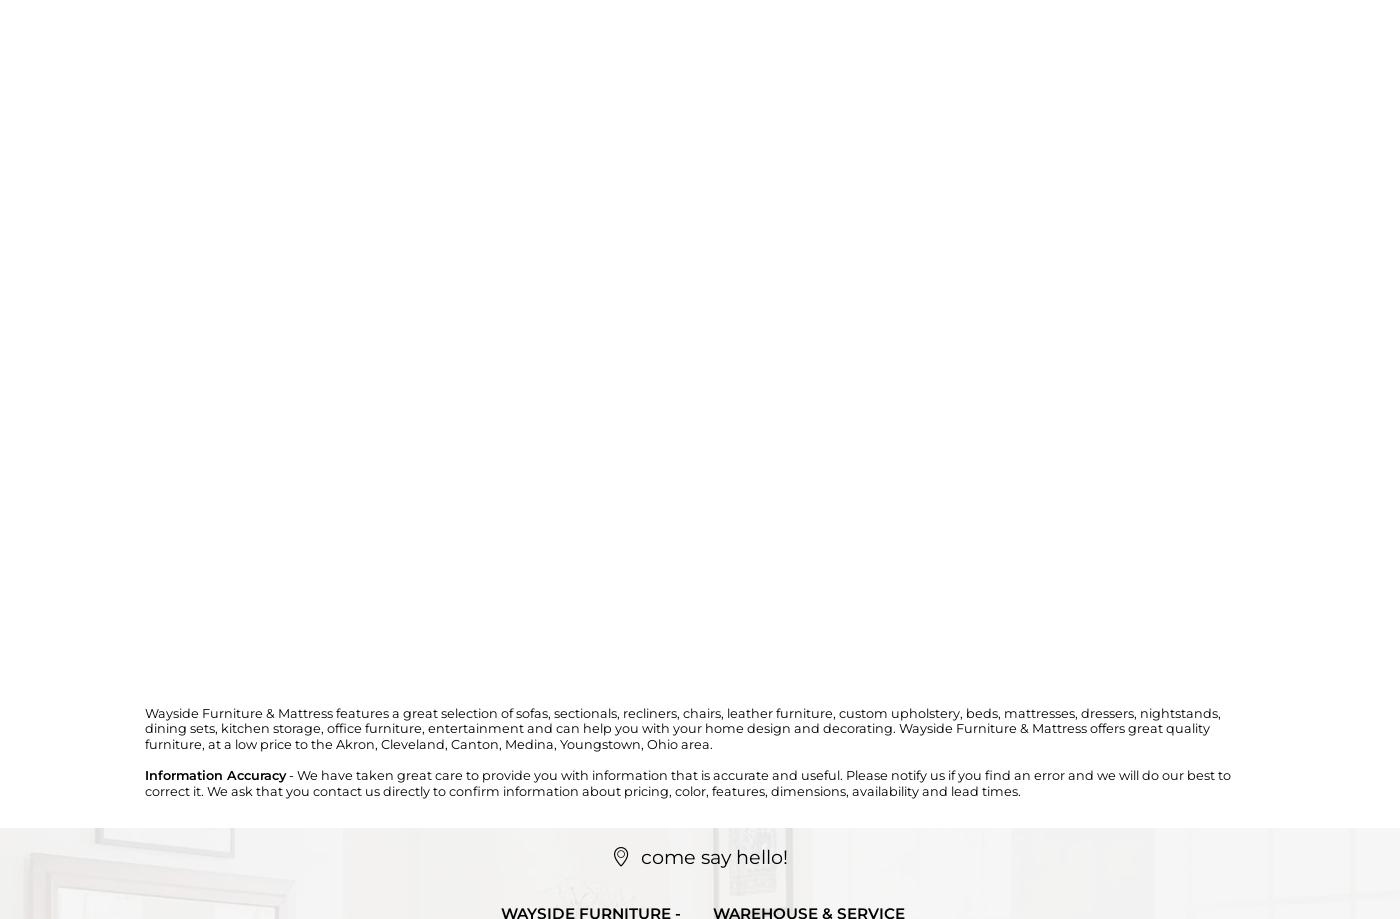  I want to click on 'Surya', so click(411, 229).